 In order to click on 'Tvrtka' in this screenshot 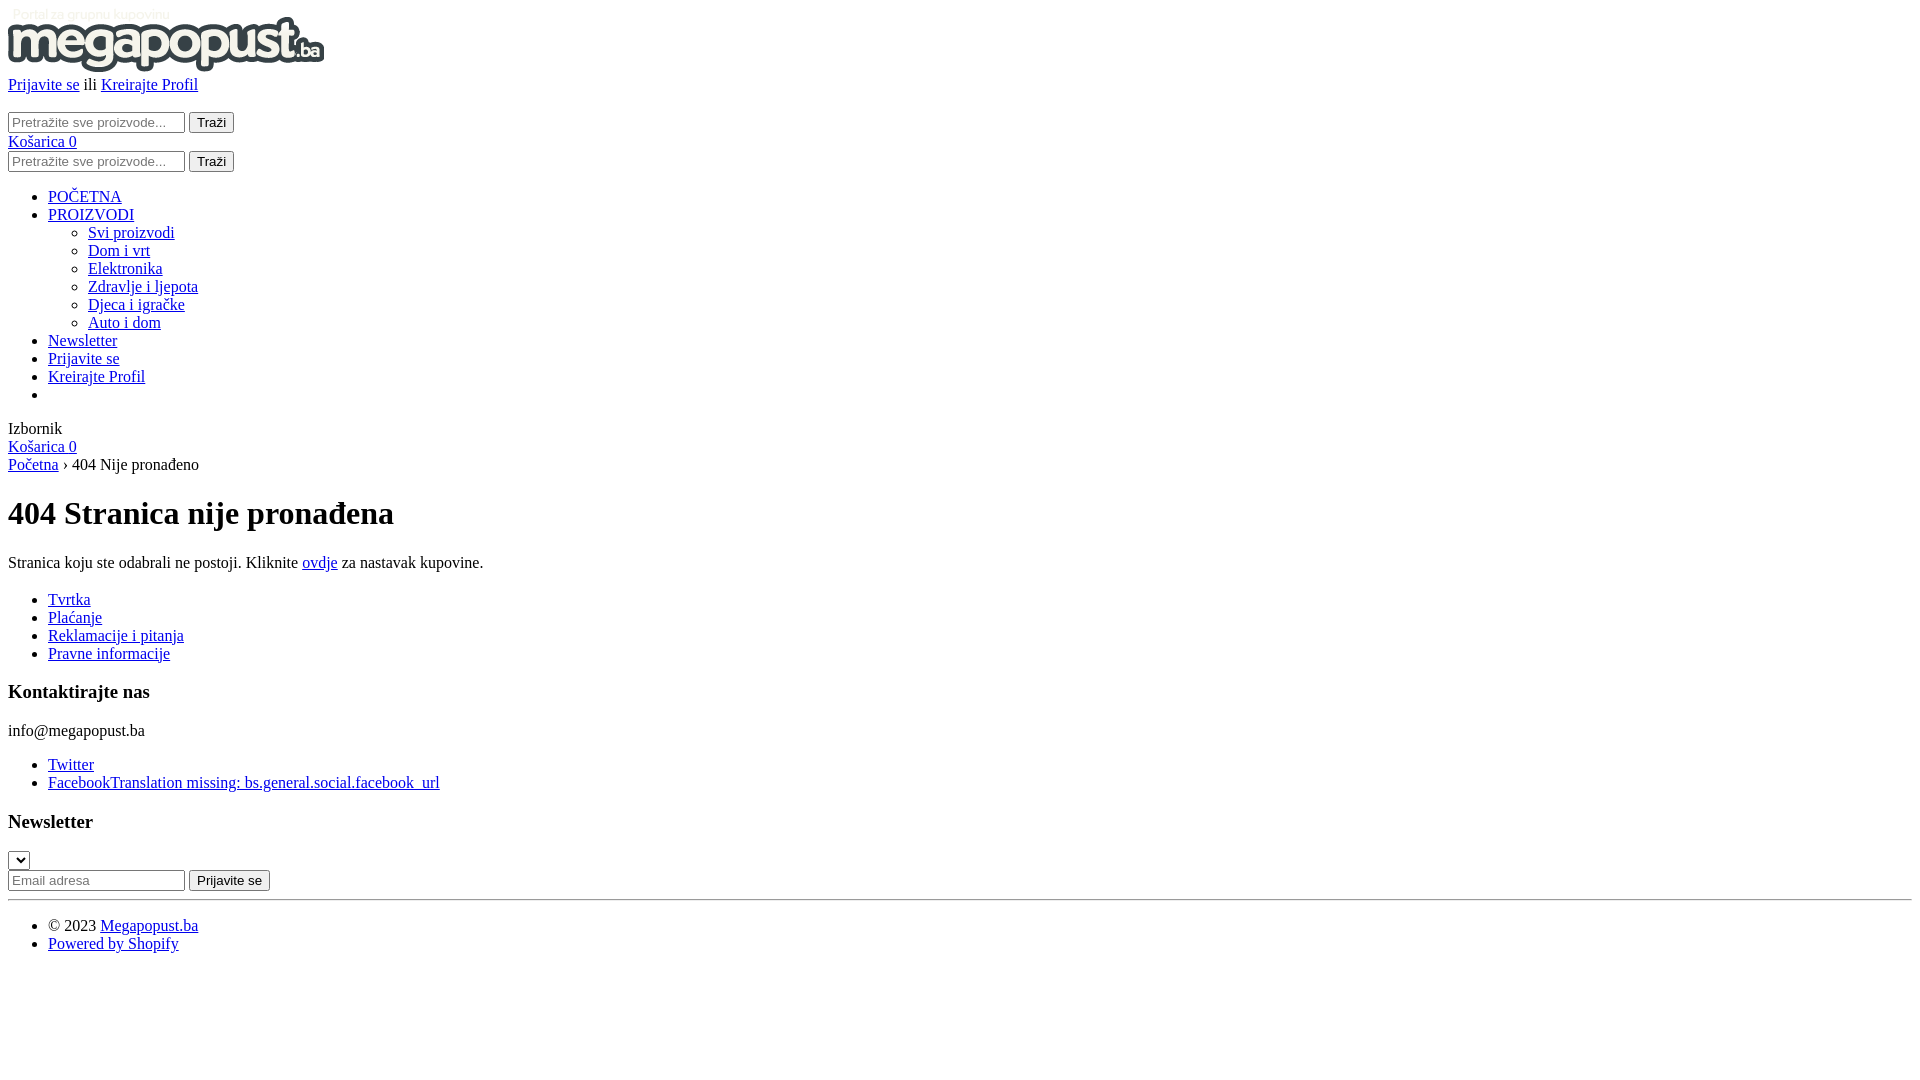, I will do `click(69, 598)`.